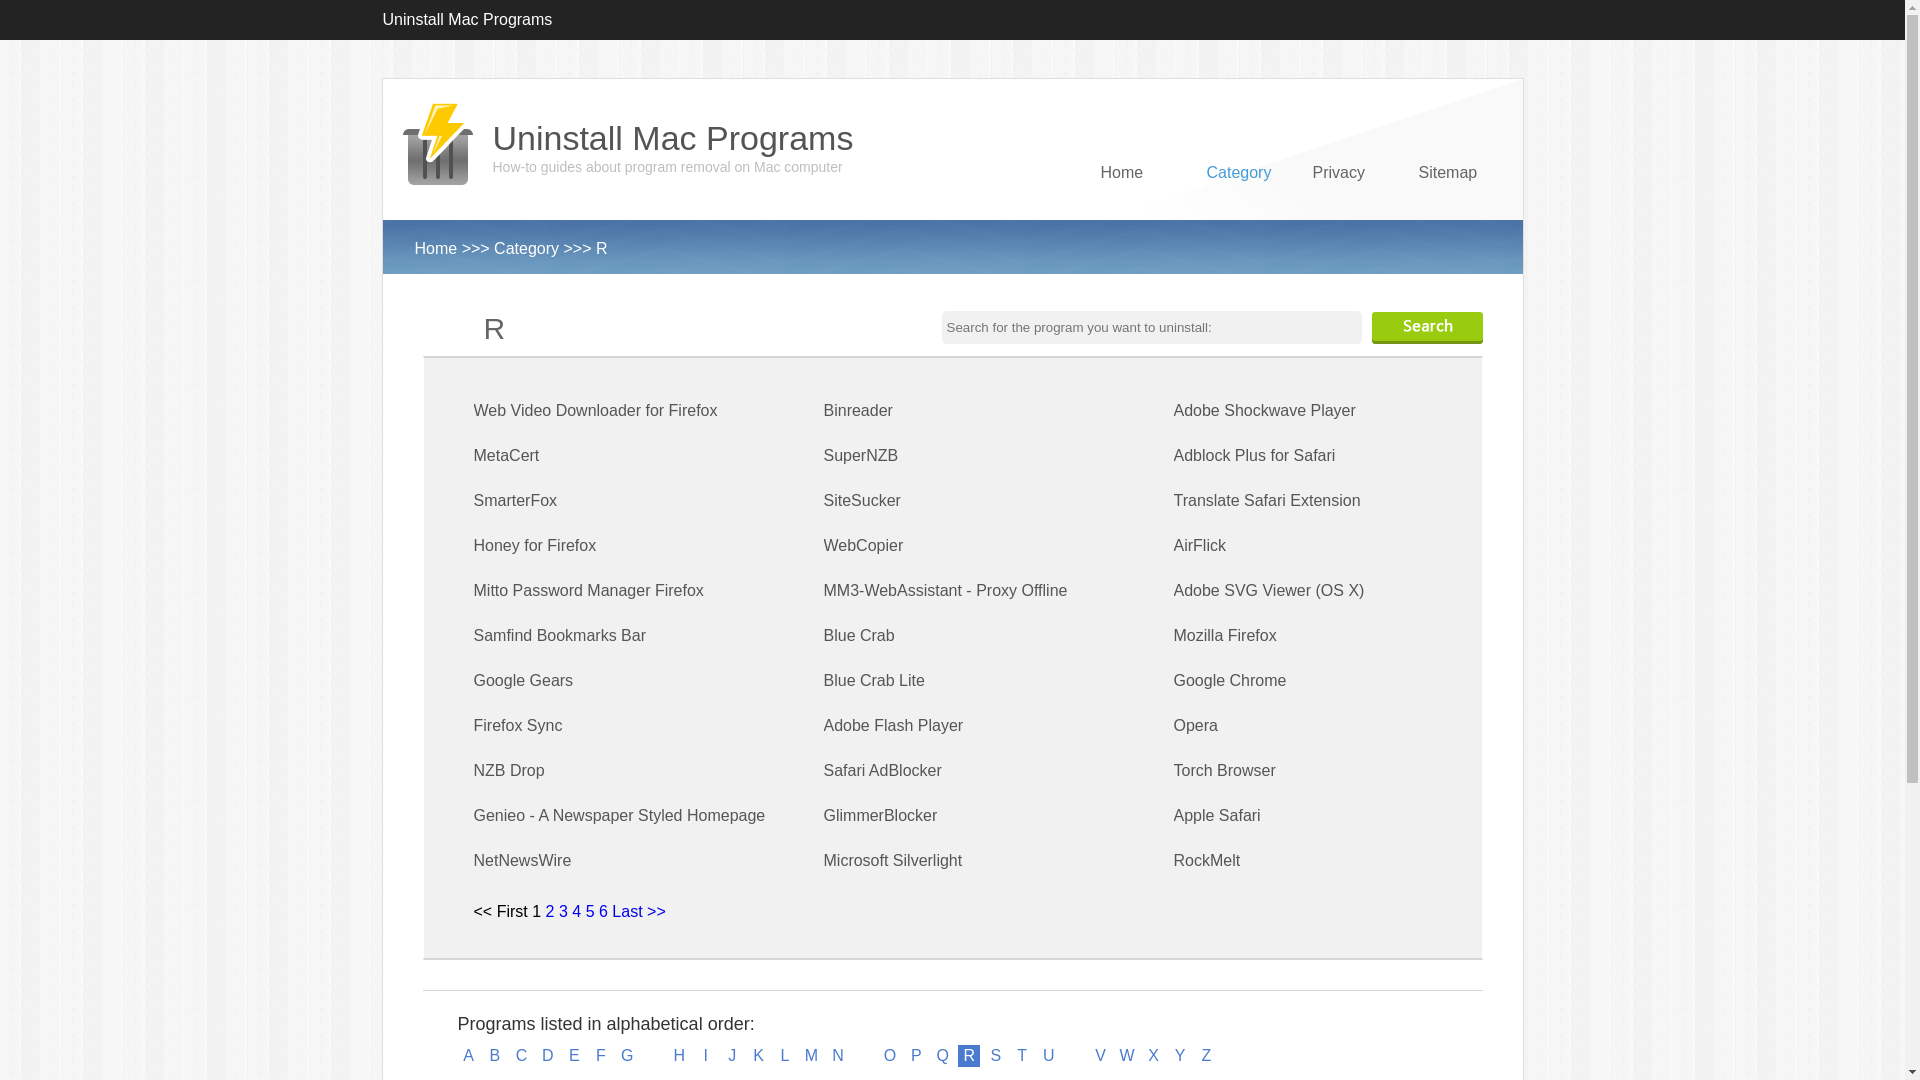 This screenshot has width=1920, height=1080. I want to click on 'RockMelt', so click(1206, 859).